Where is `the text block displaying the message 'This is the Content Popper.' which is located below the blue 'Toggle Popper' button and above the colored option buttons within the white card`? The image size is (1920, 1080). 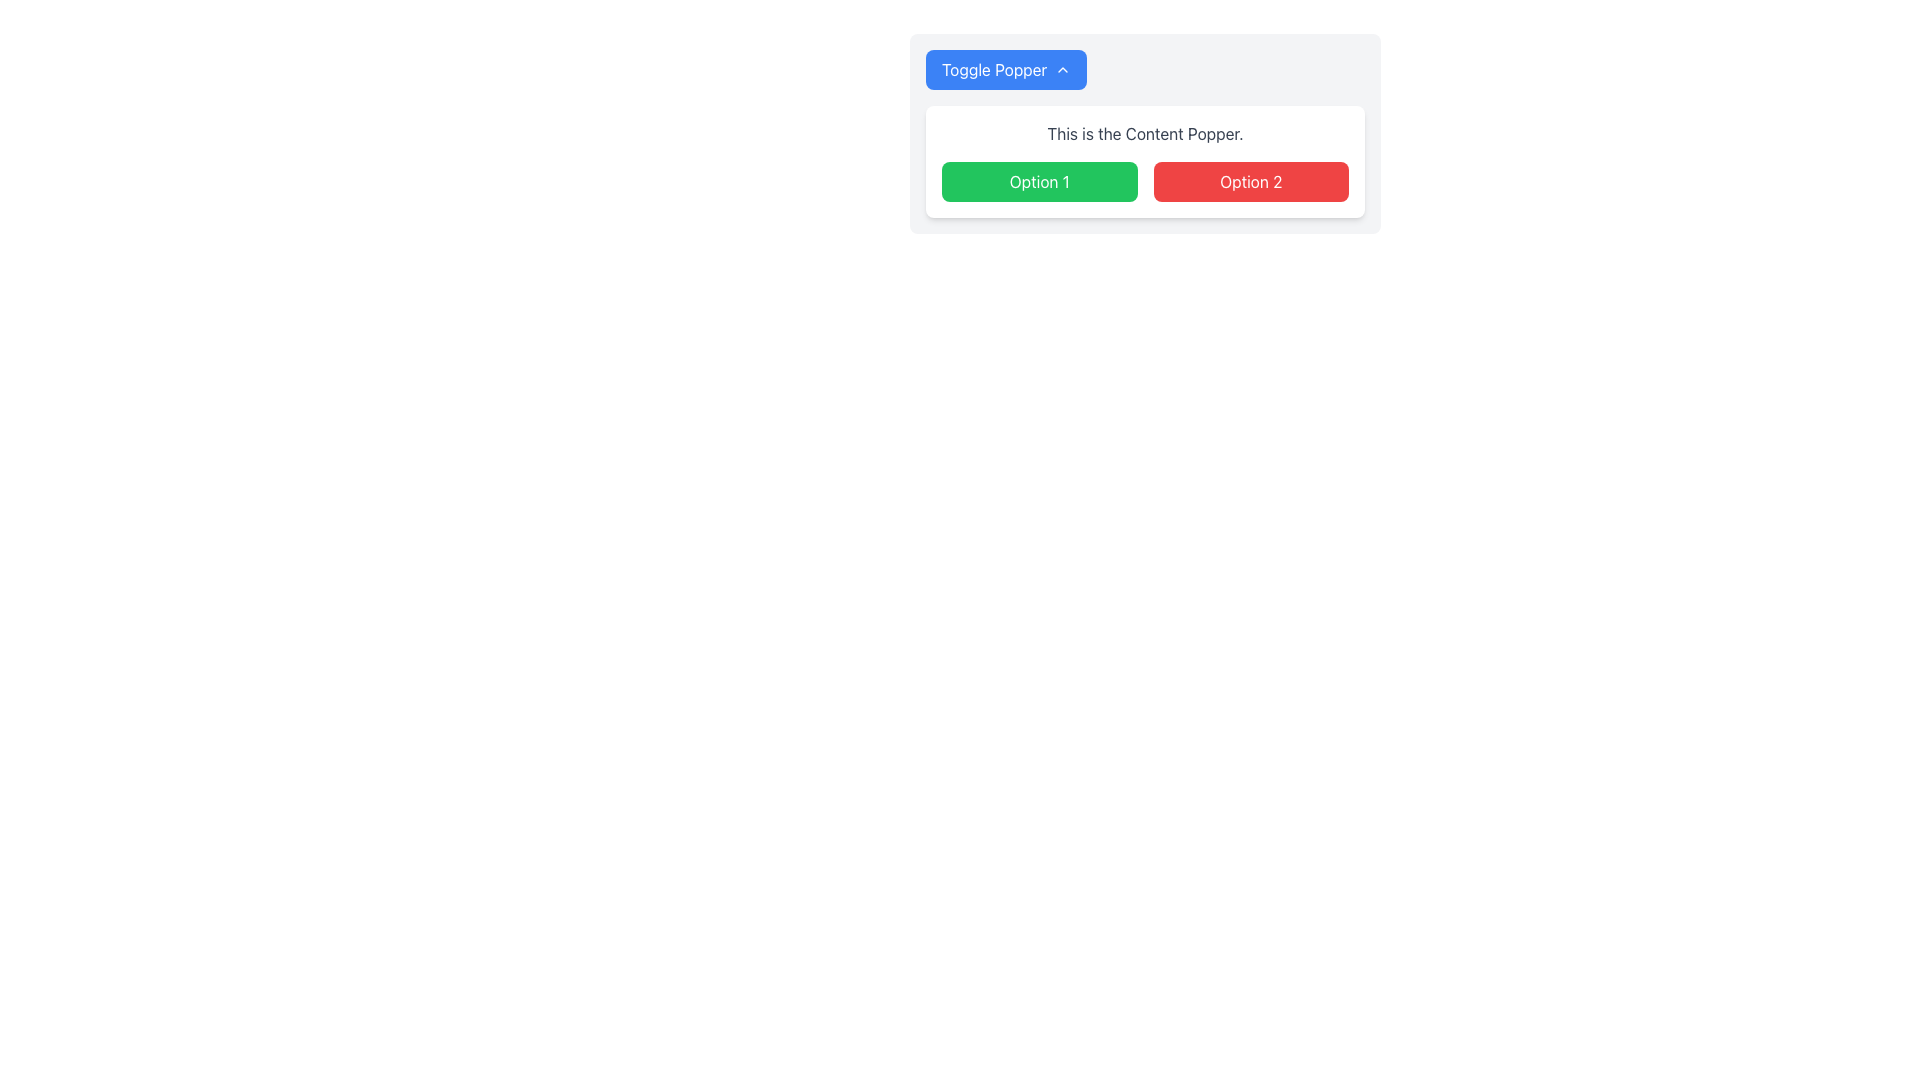 the text block displaying the message 'This is the Content Popper.' which is located below the blue 'Toggle Popper' button and above the colored option buttons within the white card is located at coordinates (1145, 134).